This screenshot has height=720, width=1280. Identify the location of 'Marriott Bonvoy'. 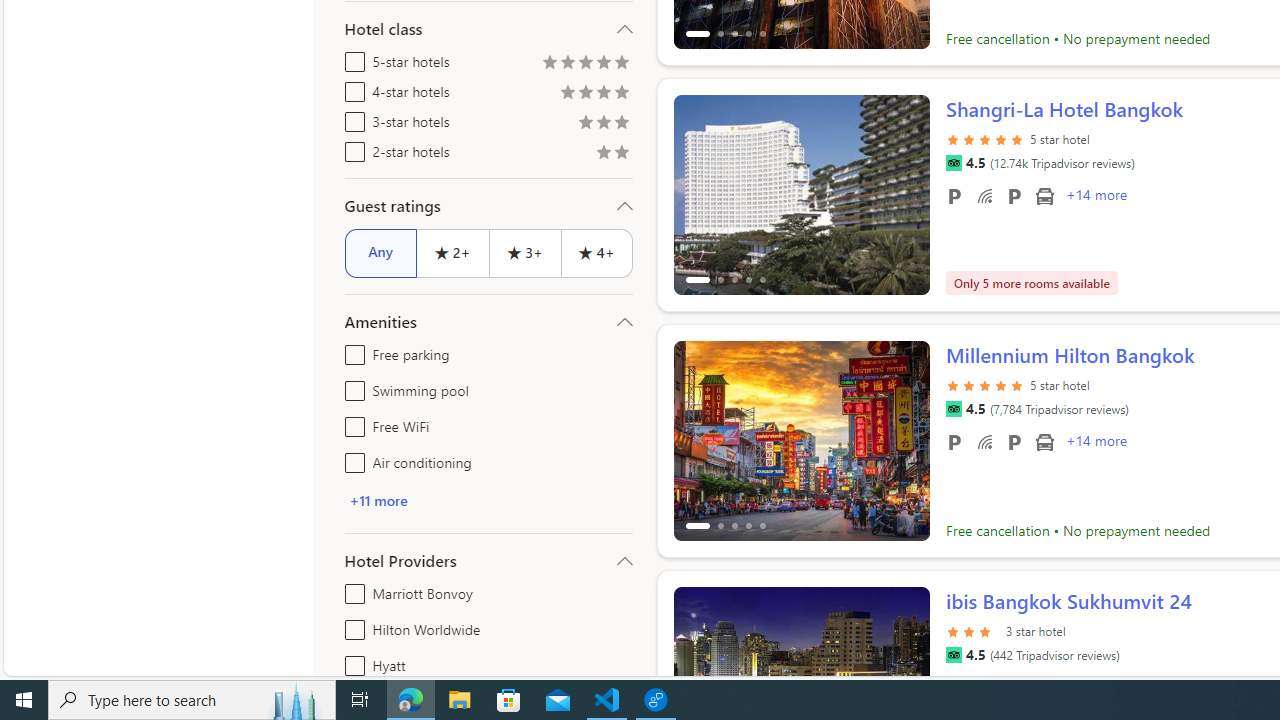
(351, 589).